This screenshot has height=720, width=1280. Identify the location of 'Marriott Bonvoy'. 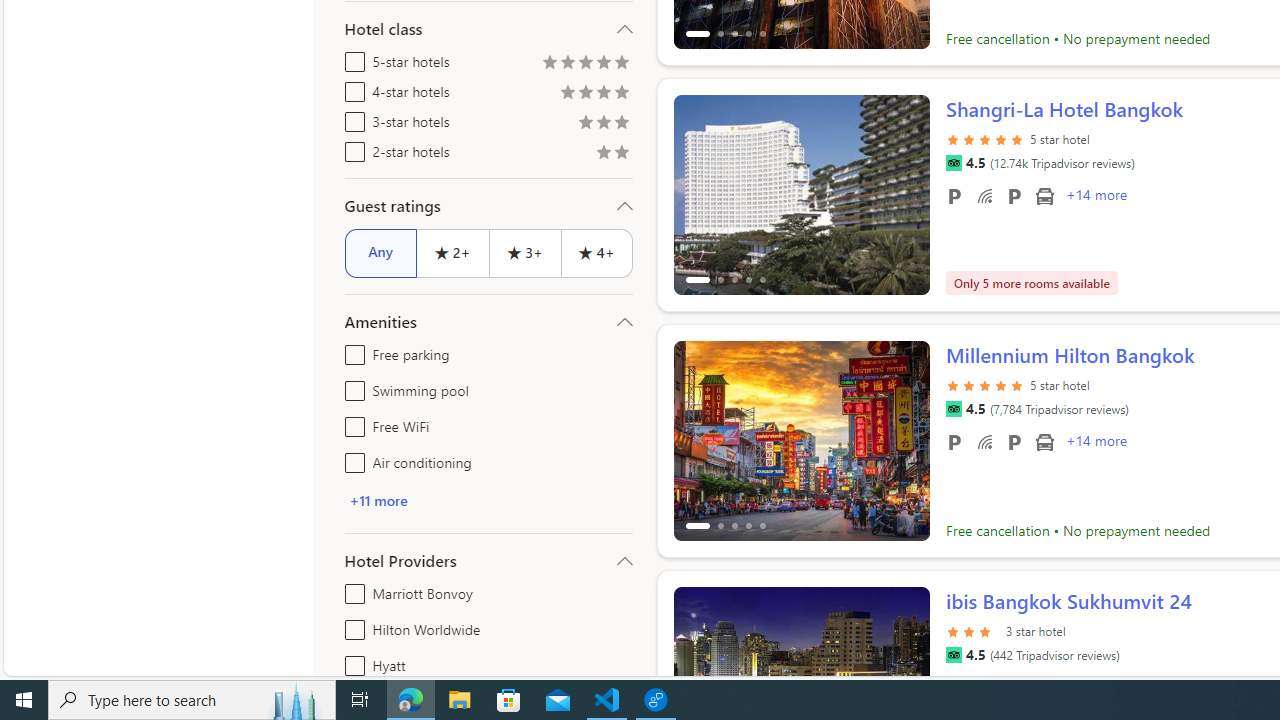
(351, 589).